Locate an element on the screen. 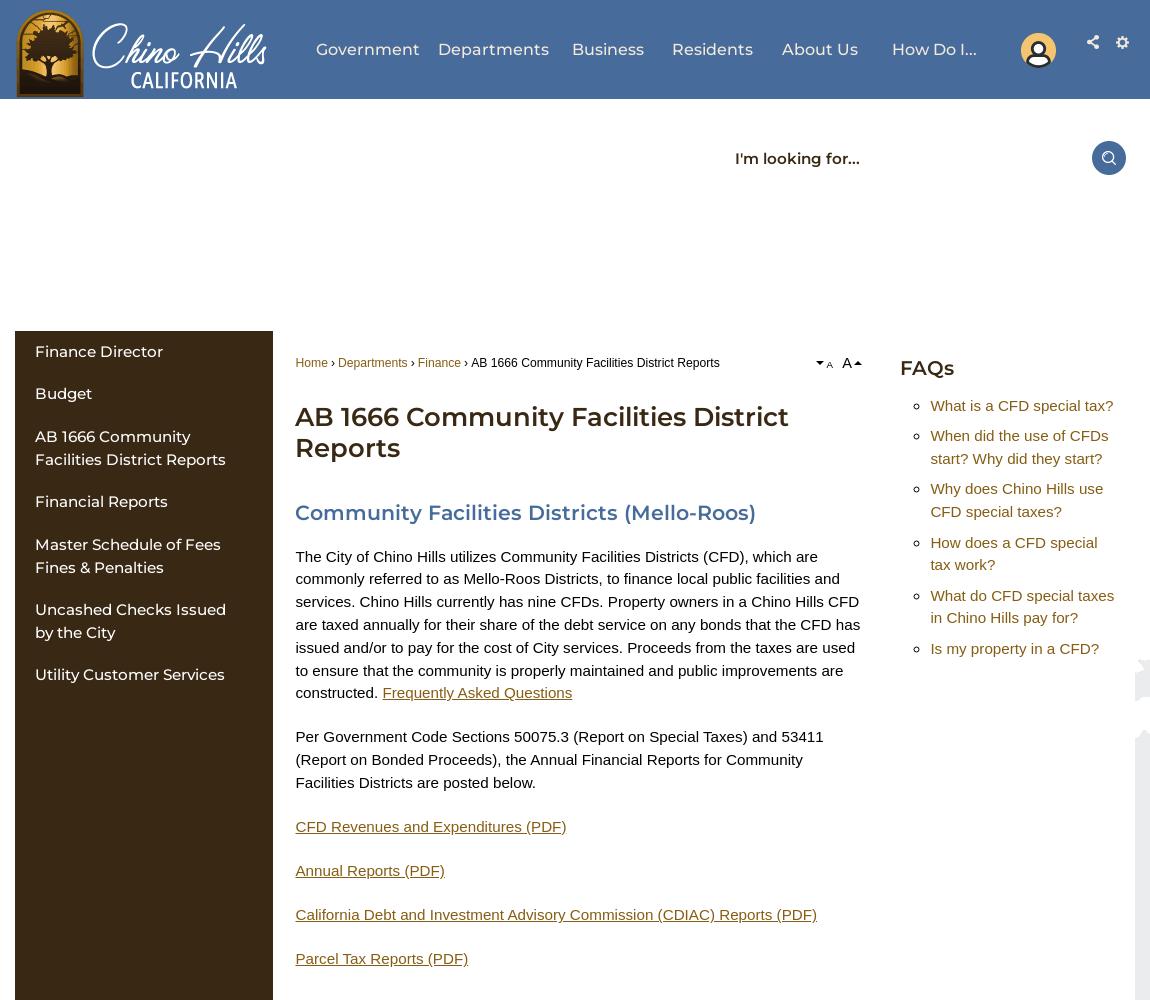 Image resolution: width=1150 pixels, height=1000 pixels. 'Finance' is located at coordinates (416, 361).